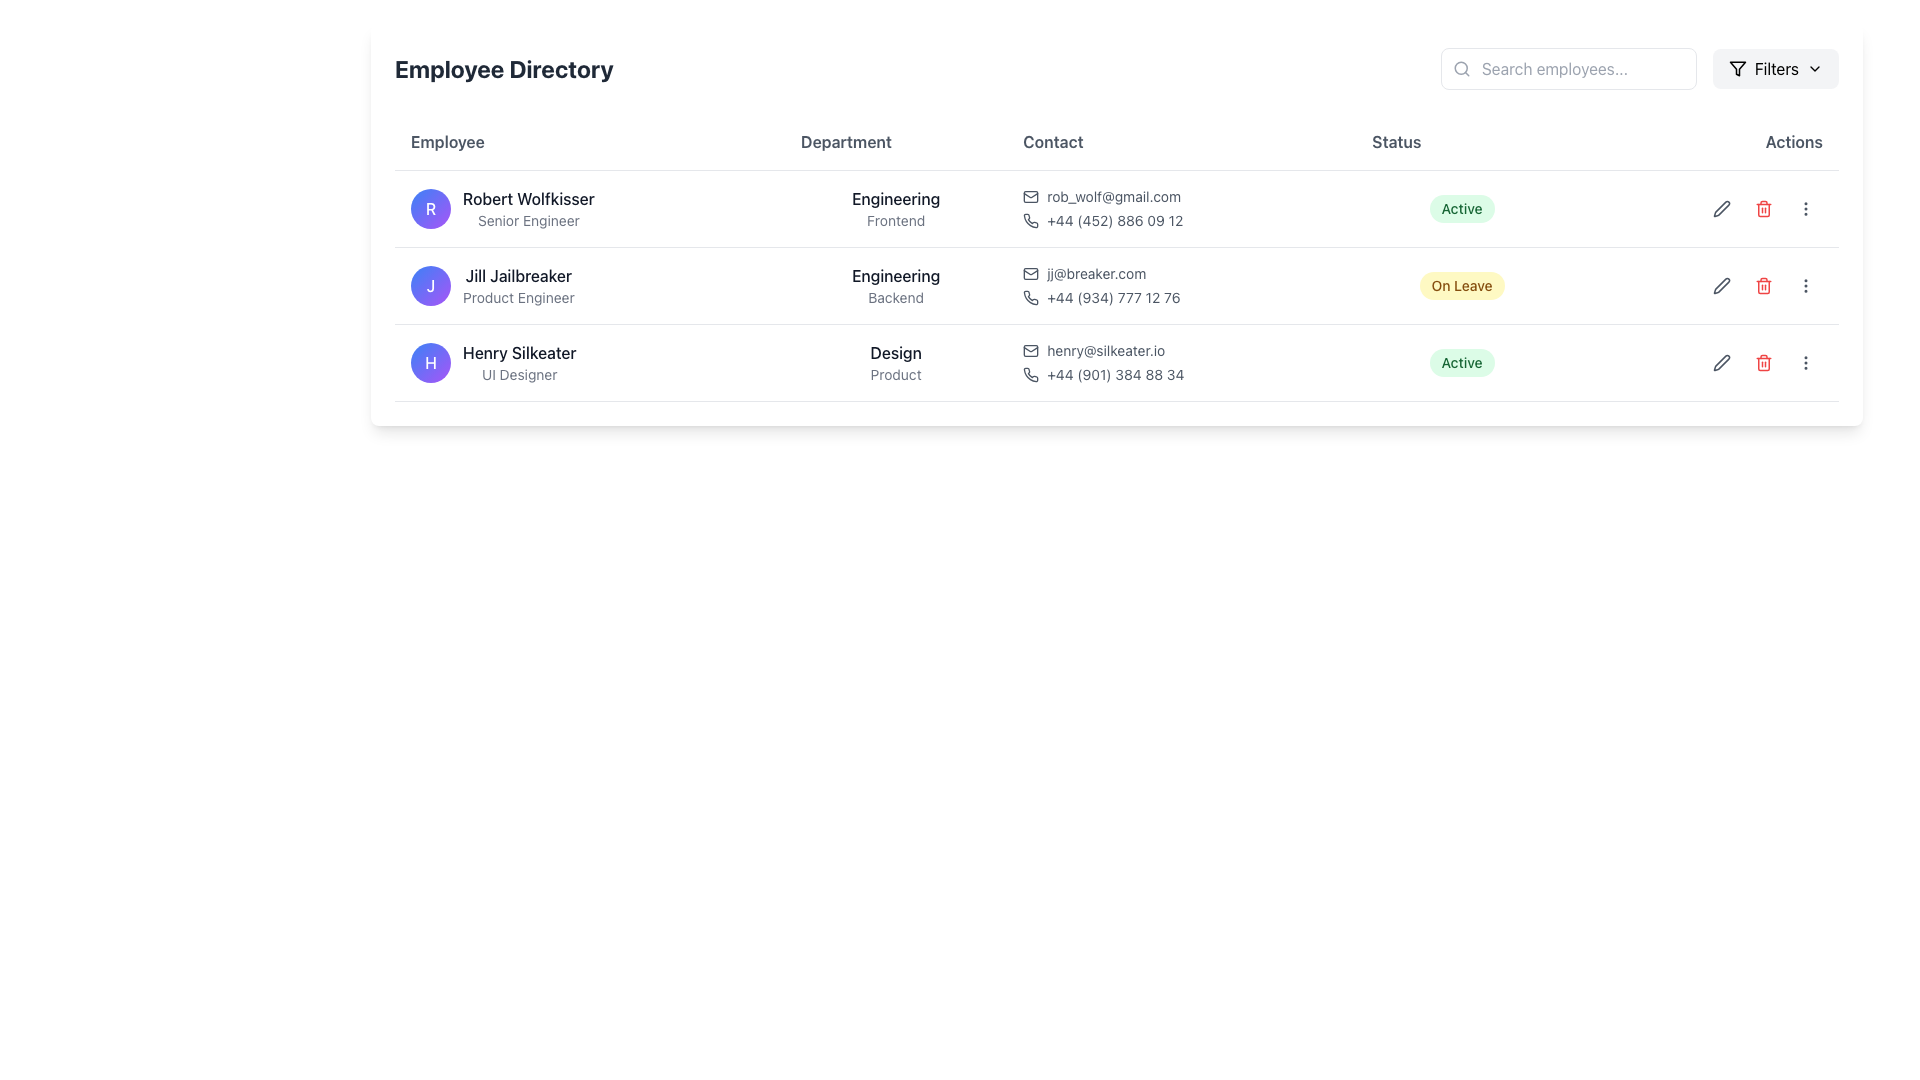  I want to click on the vertical ellipsis icon, which is a gray button composed of three vertically-aligned circles, located at the rightmost edge of the row for employee 'Jill Jailbreaker' in the 'Actions' column, so click(1805, 285).